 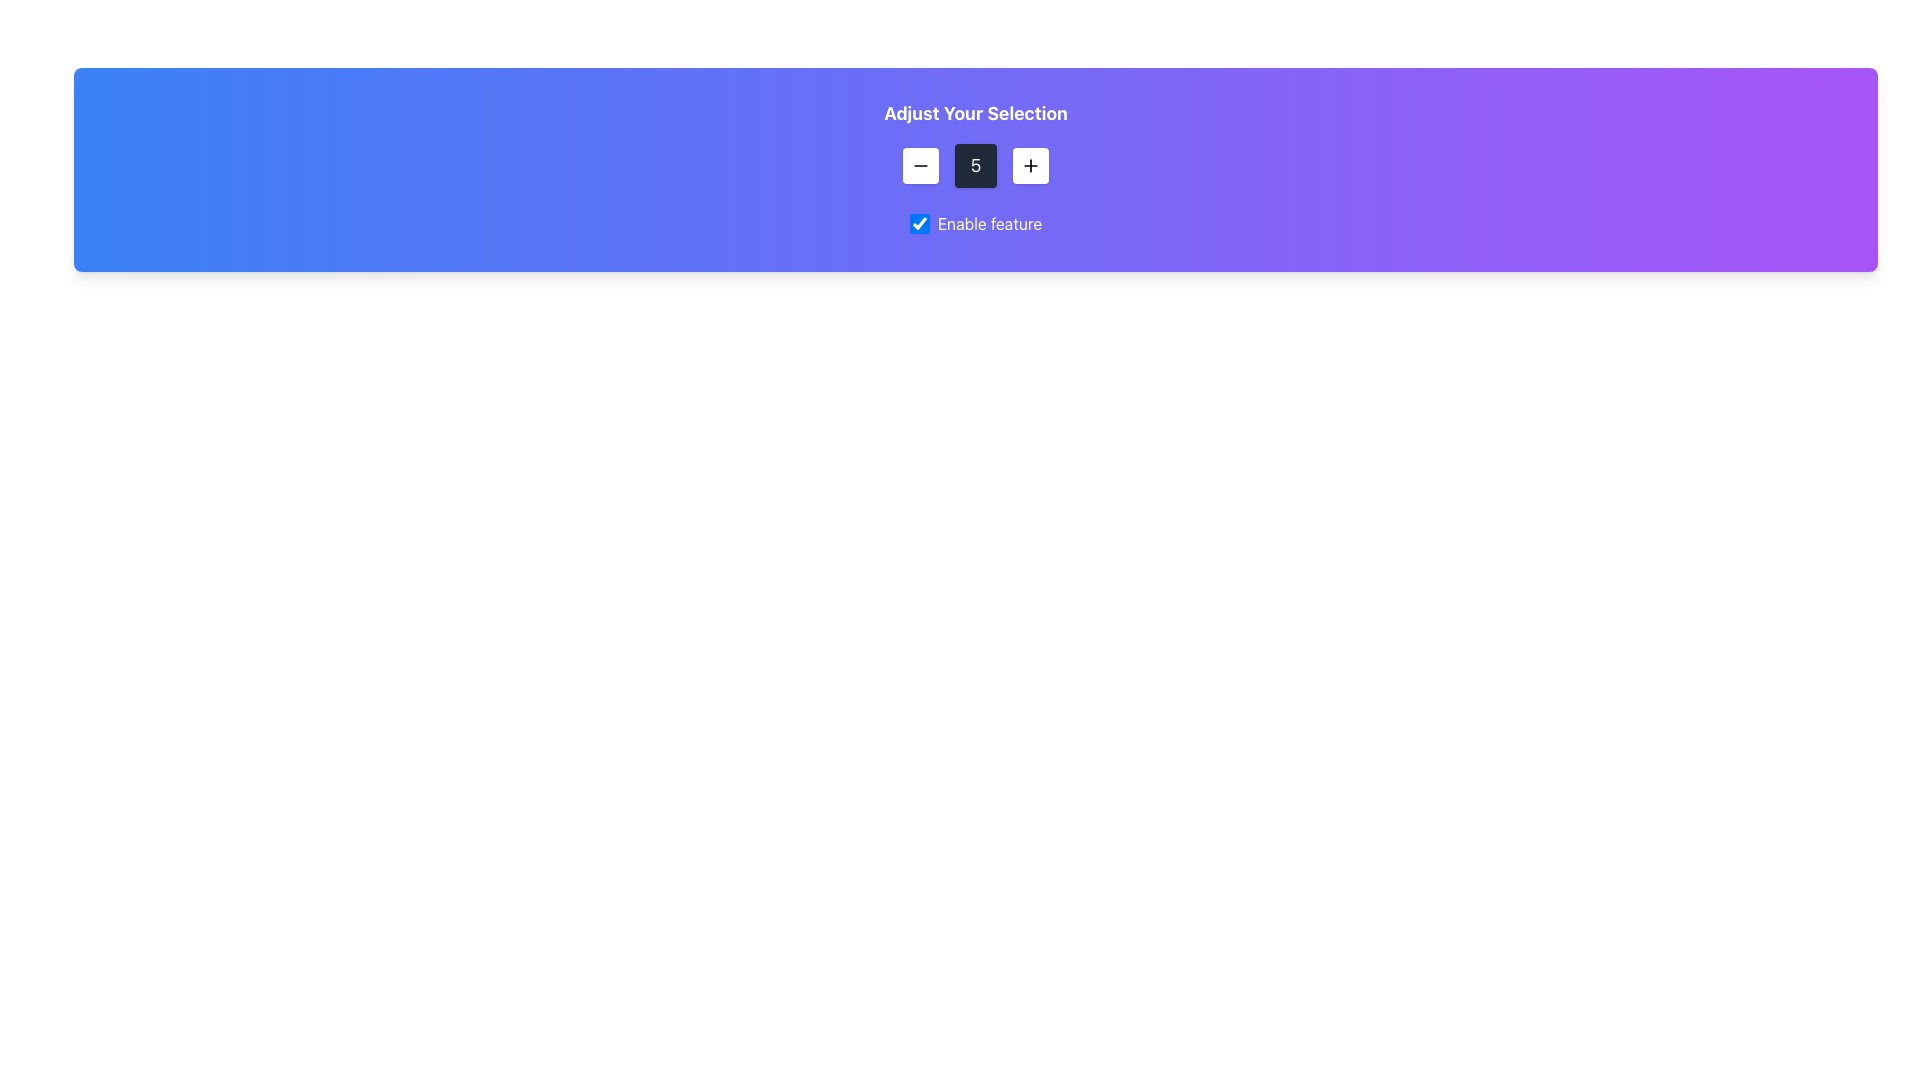 What do you see at coordinates (975, 164) in the screenshot?
I see `the Display button located under the header 'Adjust Your Selection', which is the middle button in a horizontal arrangement between the '+' and '-' buttons` at bounding box center [975, 164].